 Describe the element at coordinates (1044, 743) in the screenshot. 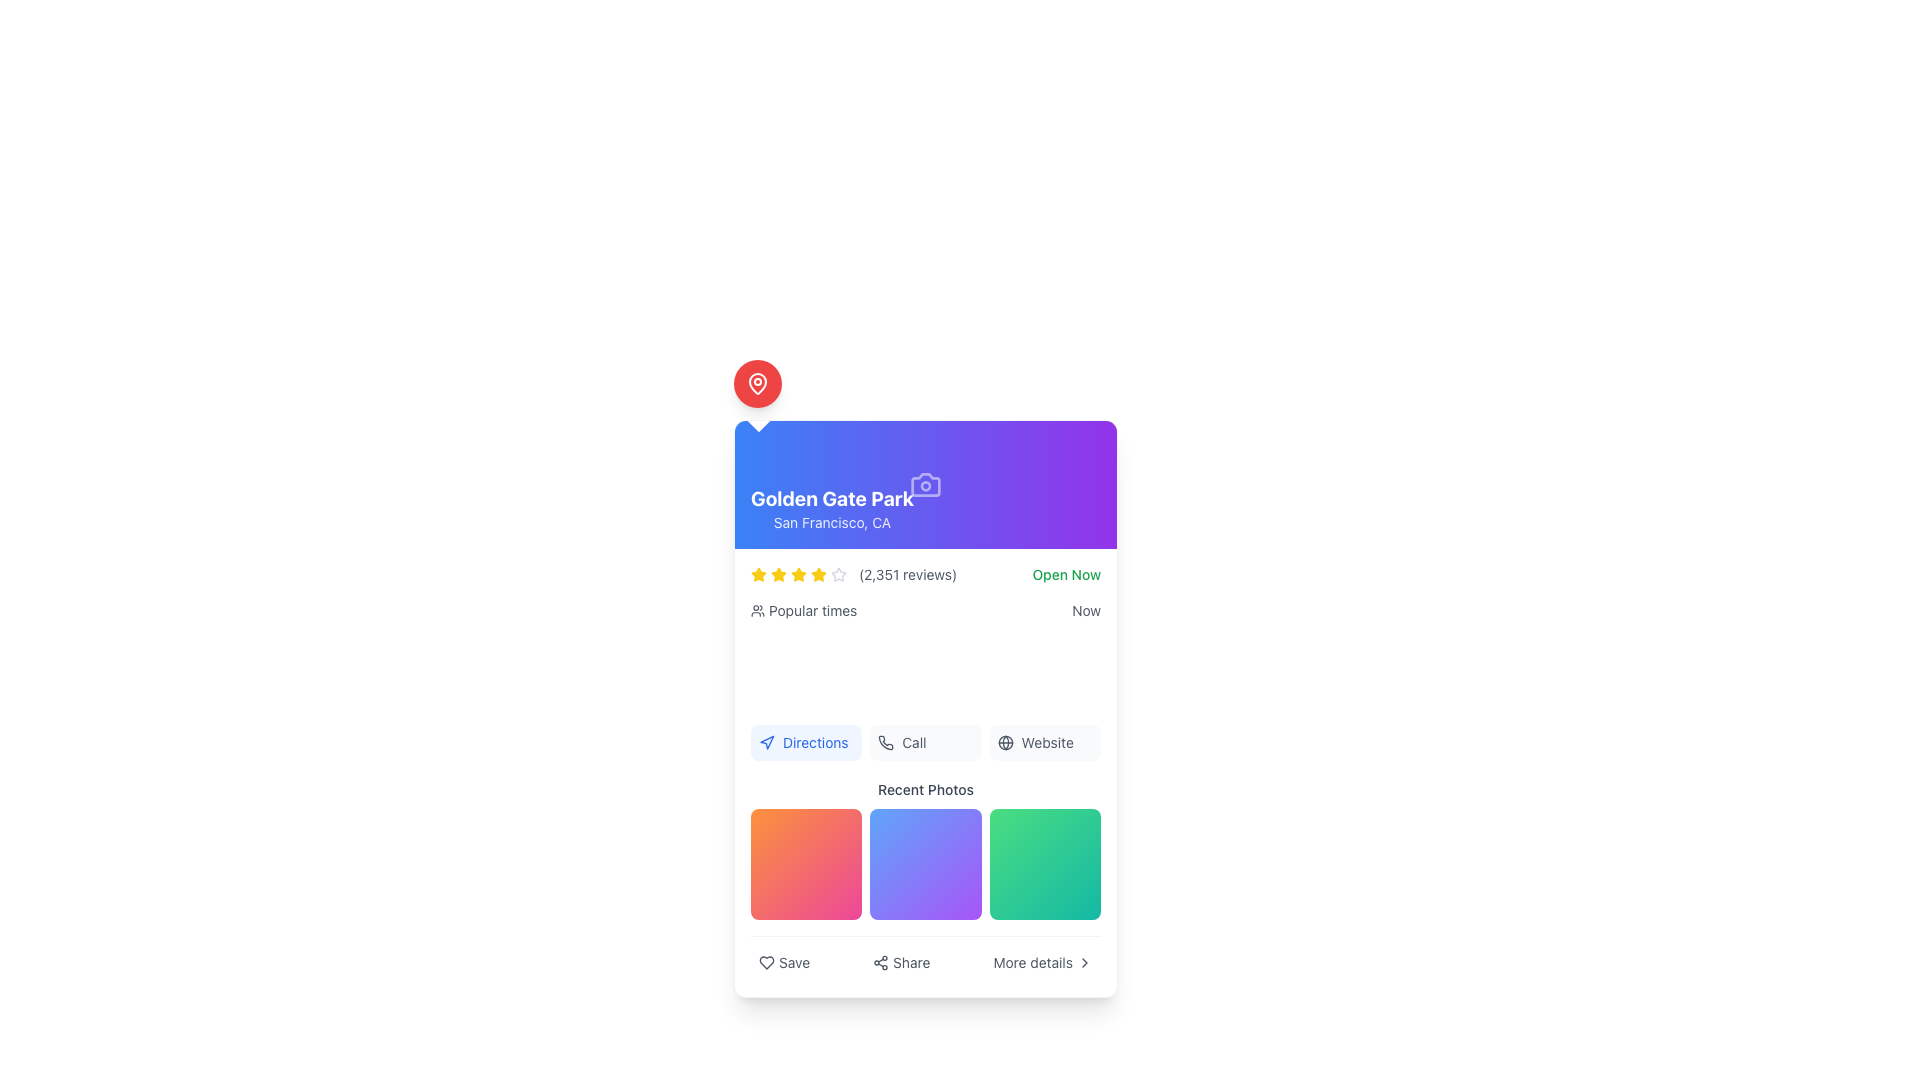

I see `the 'Website' button, which is the third button in a row of three buttons beneath the header section, styled with a light gray background and a globe icon to the left` at that location.